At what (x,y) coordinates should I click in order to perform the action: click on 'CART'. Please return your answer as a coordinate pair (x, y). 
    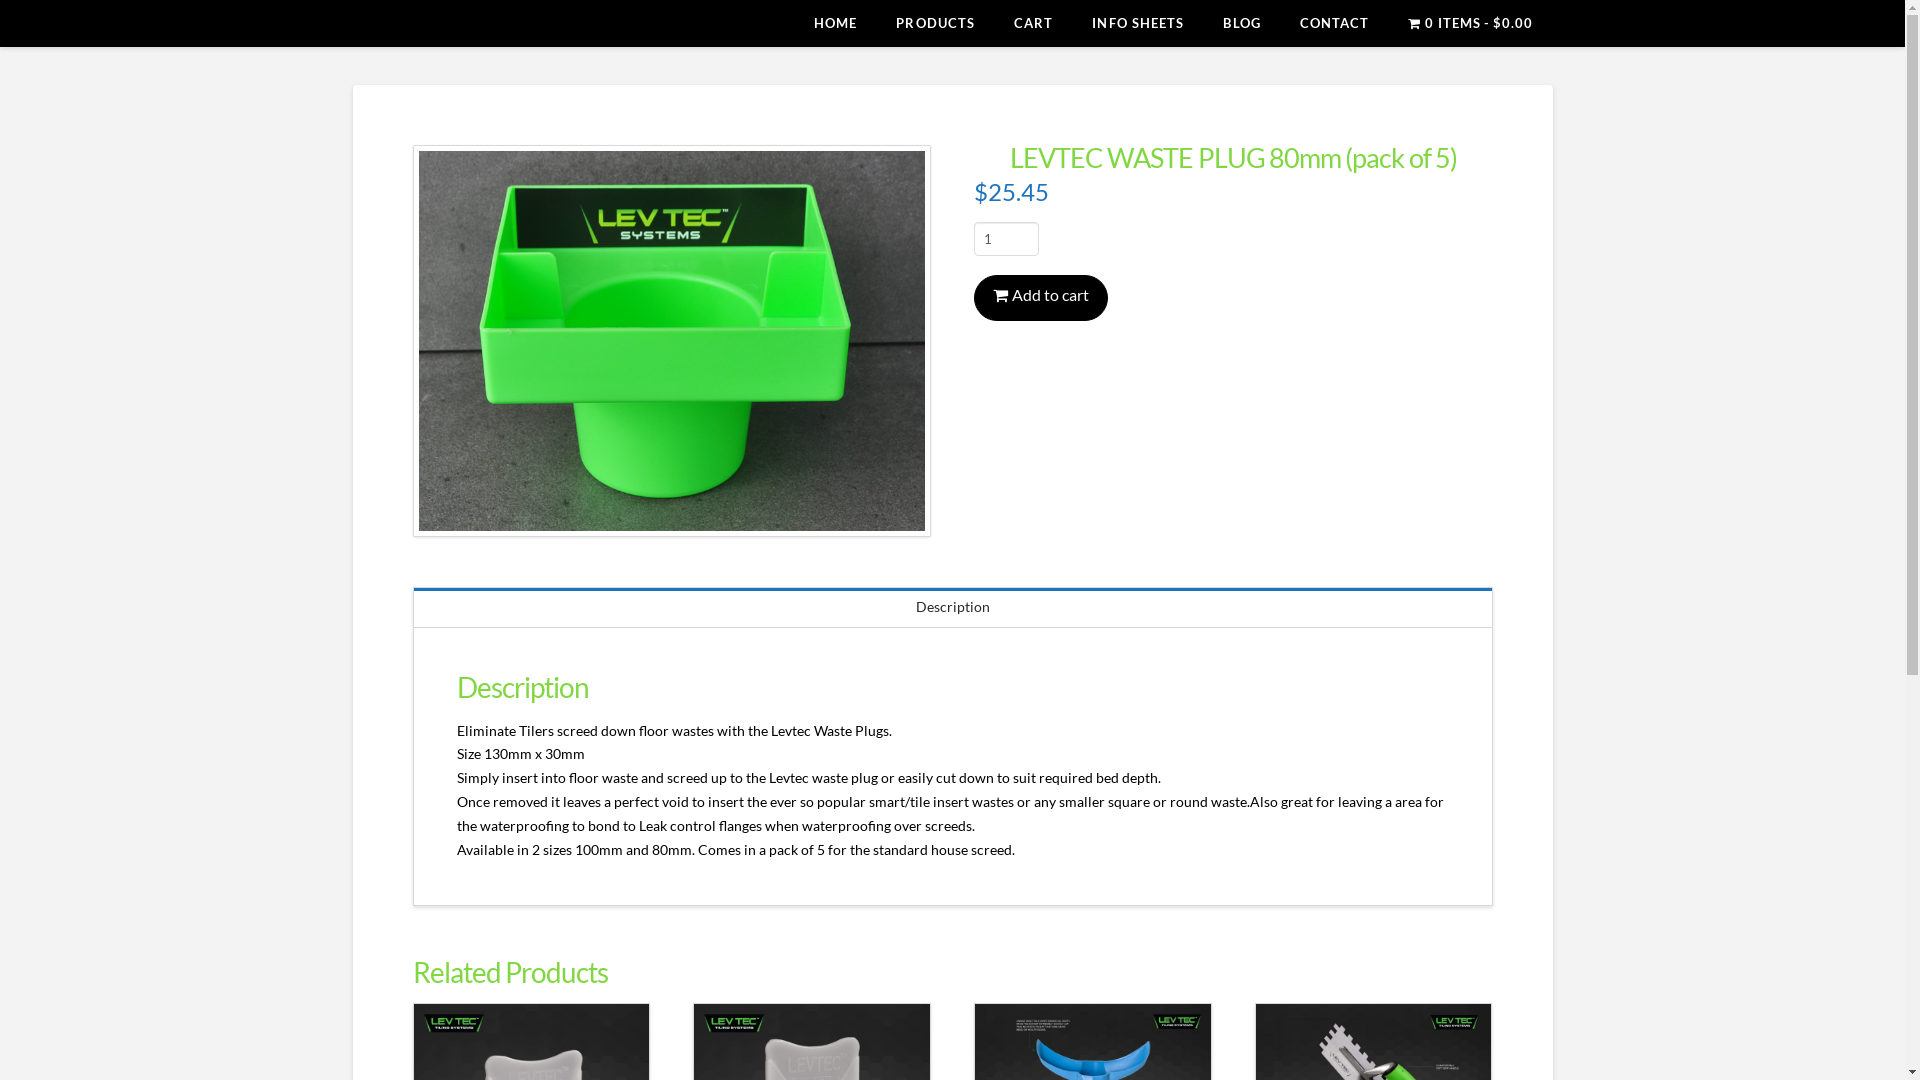
    Looking at the image, I should click on (1032, 22).